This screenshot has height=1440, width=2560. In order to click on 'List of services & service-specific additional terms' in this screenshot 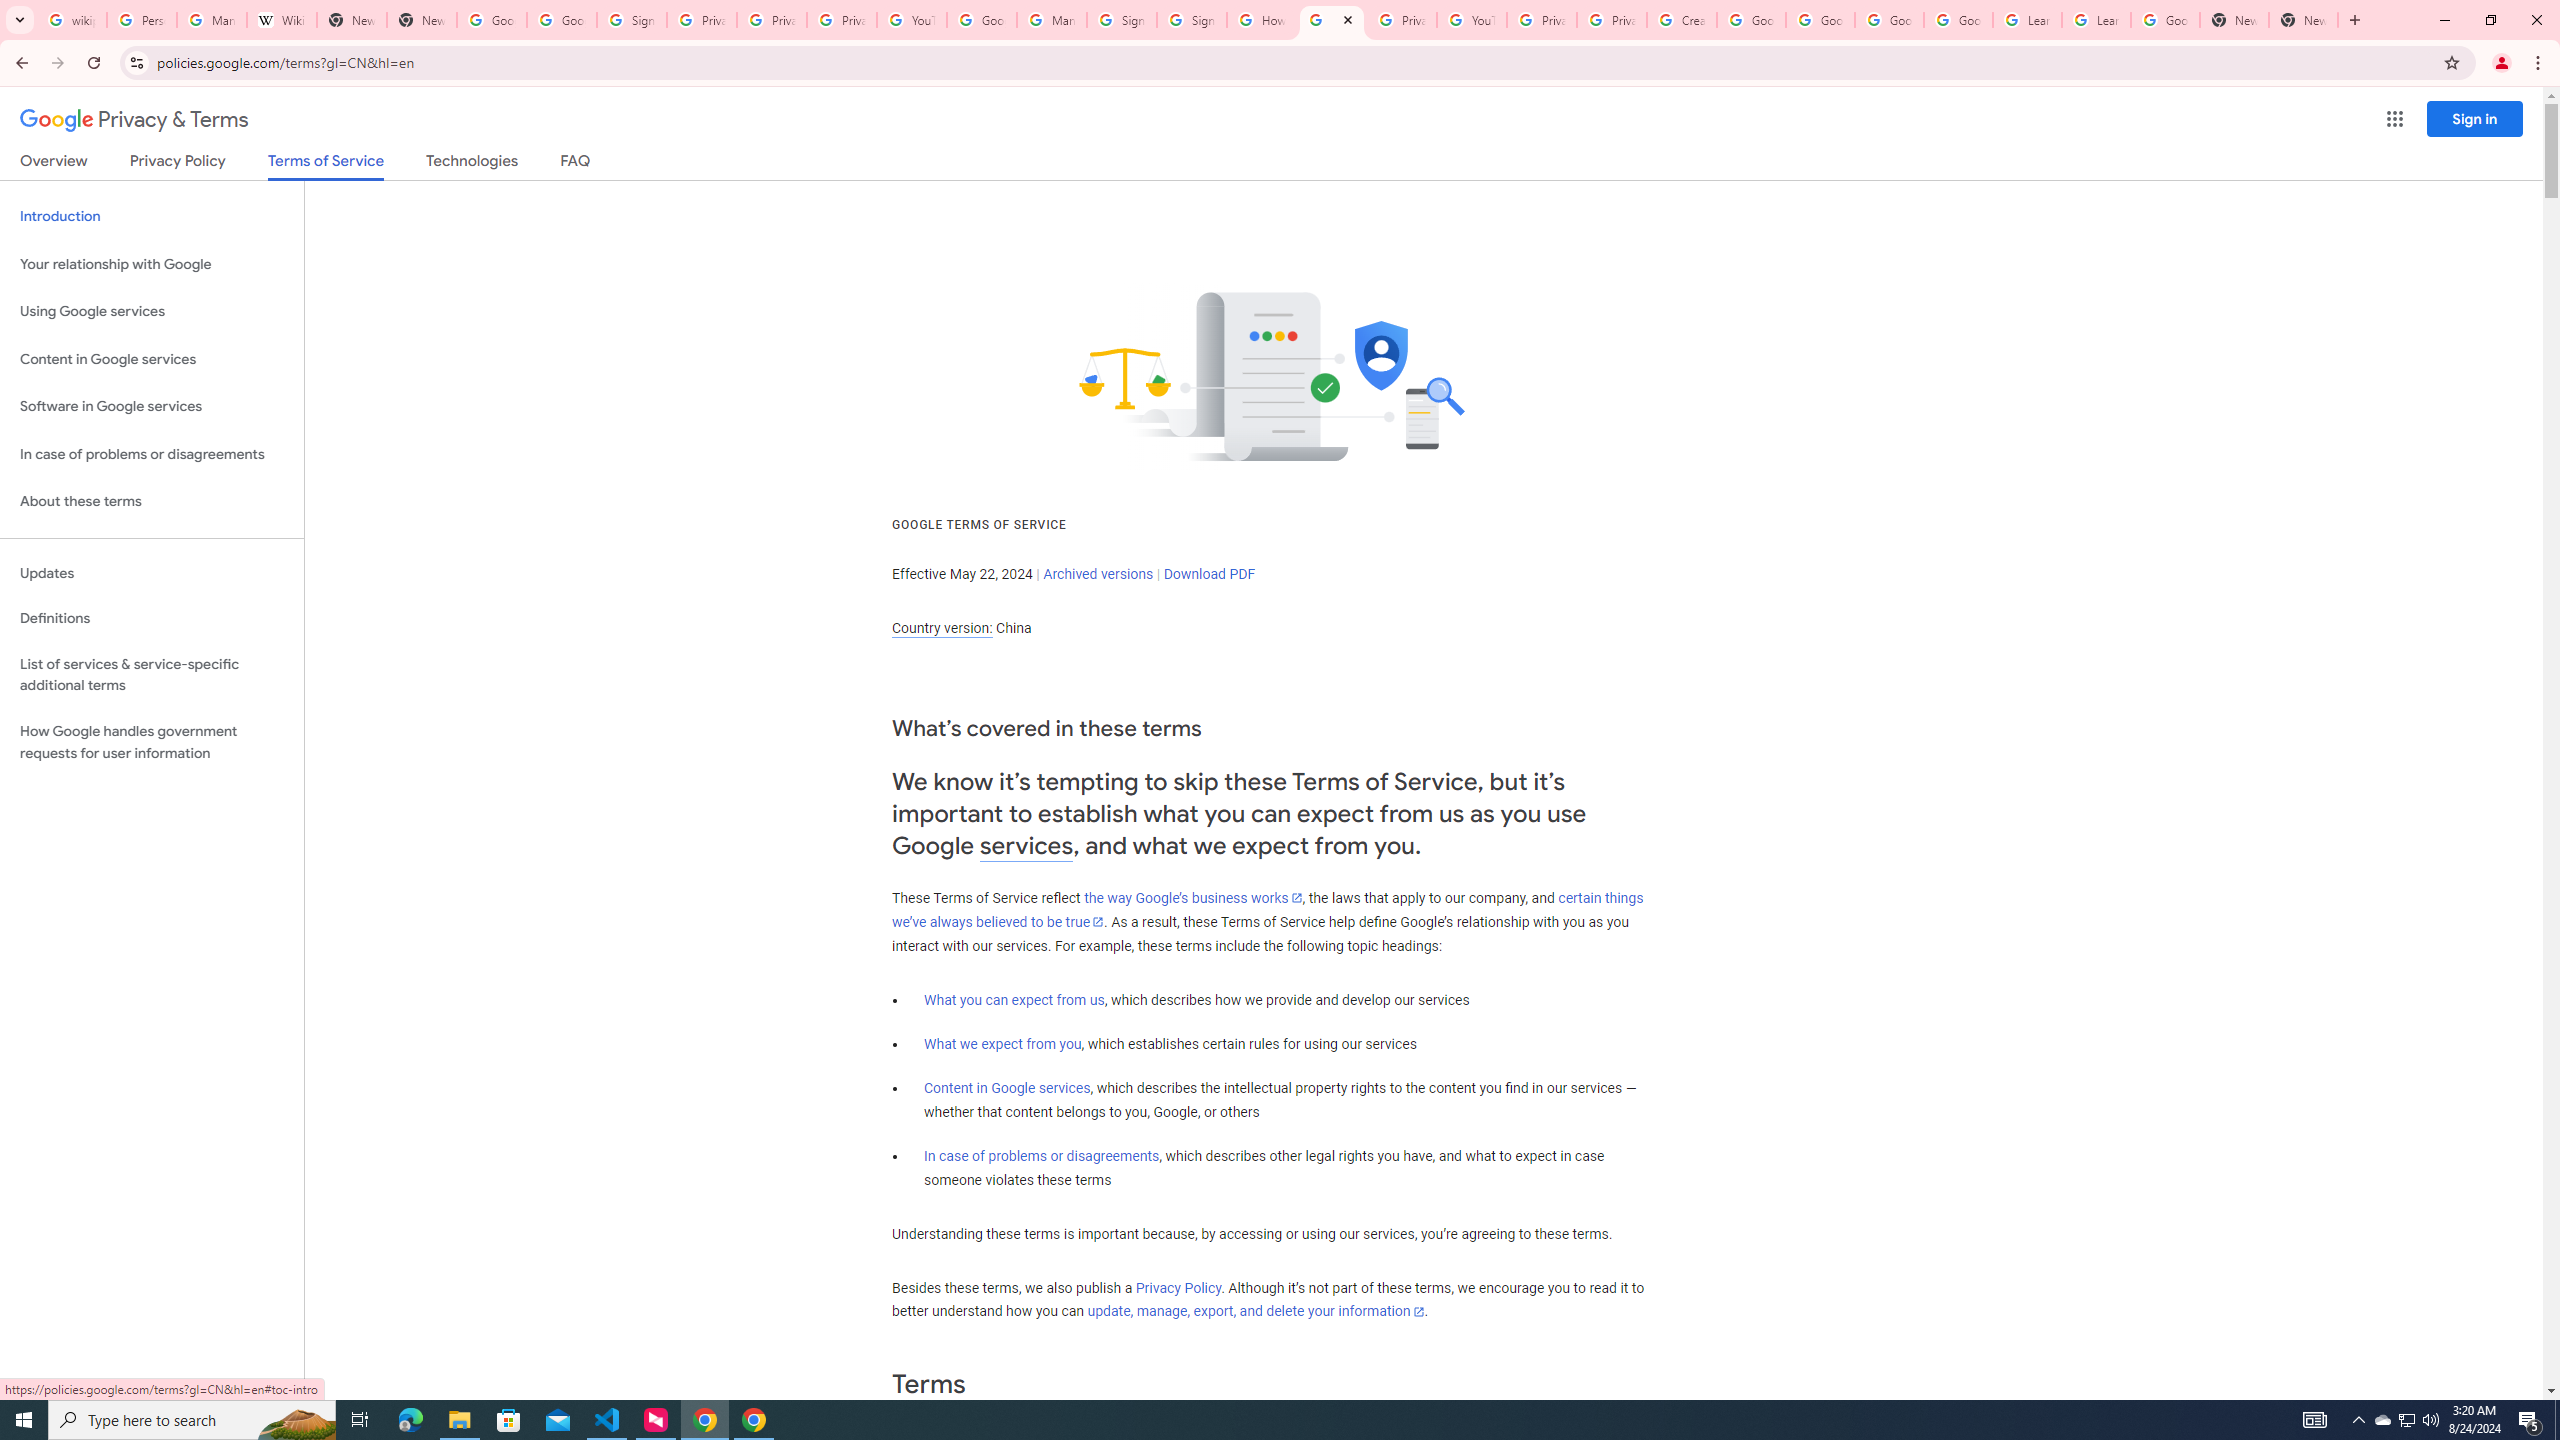, I will do `click(151, 674)`.